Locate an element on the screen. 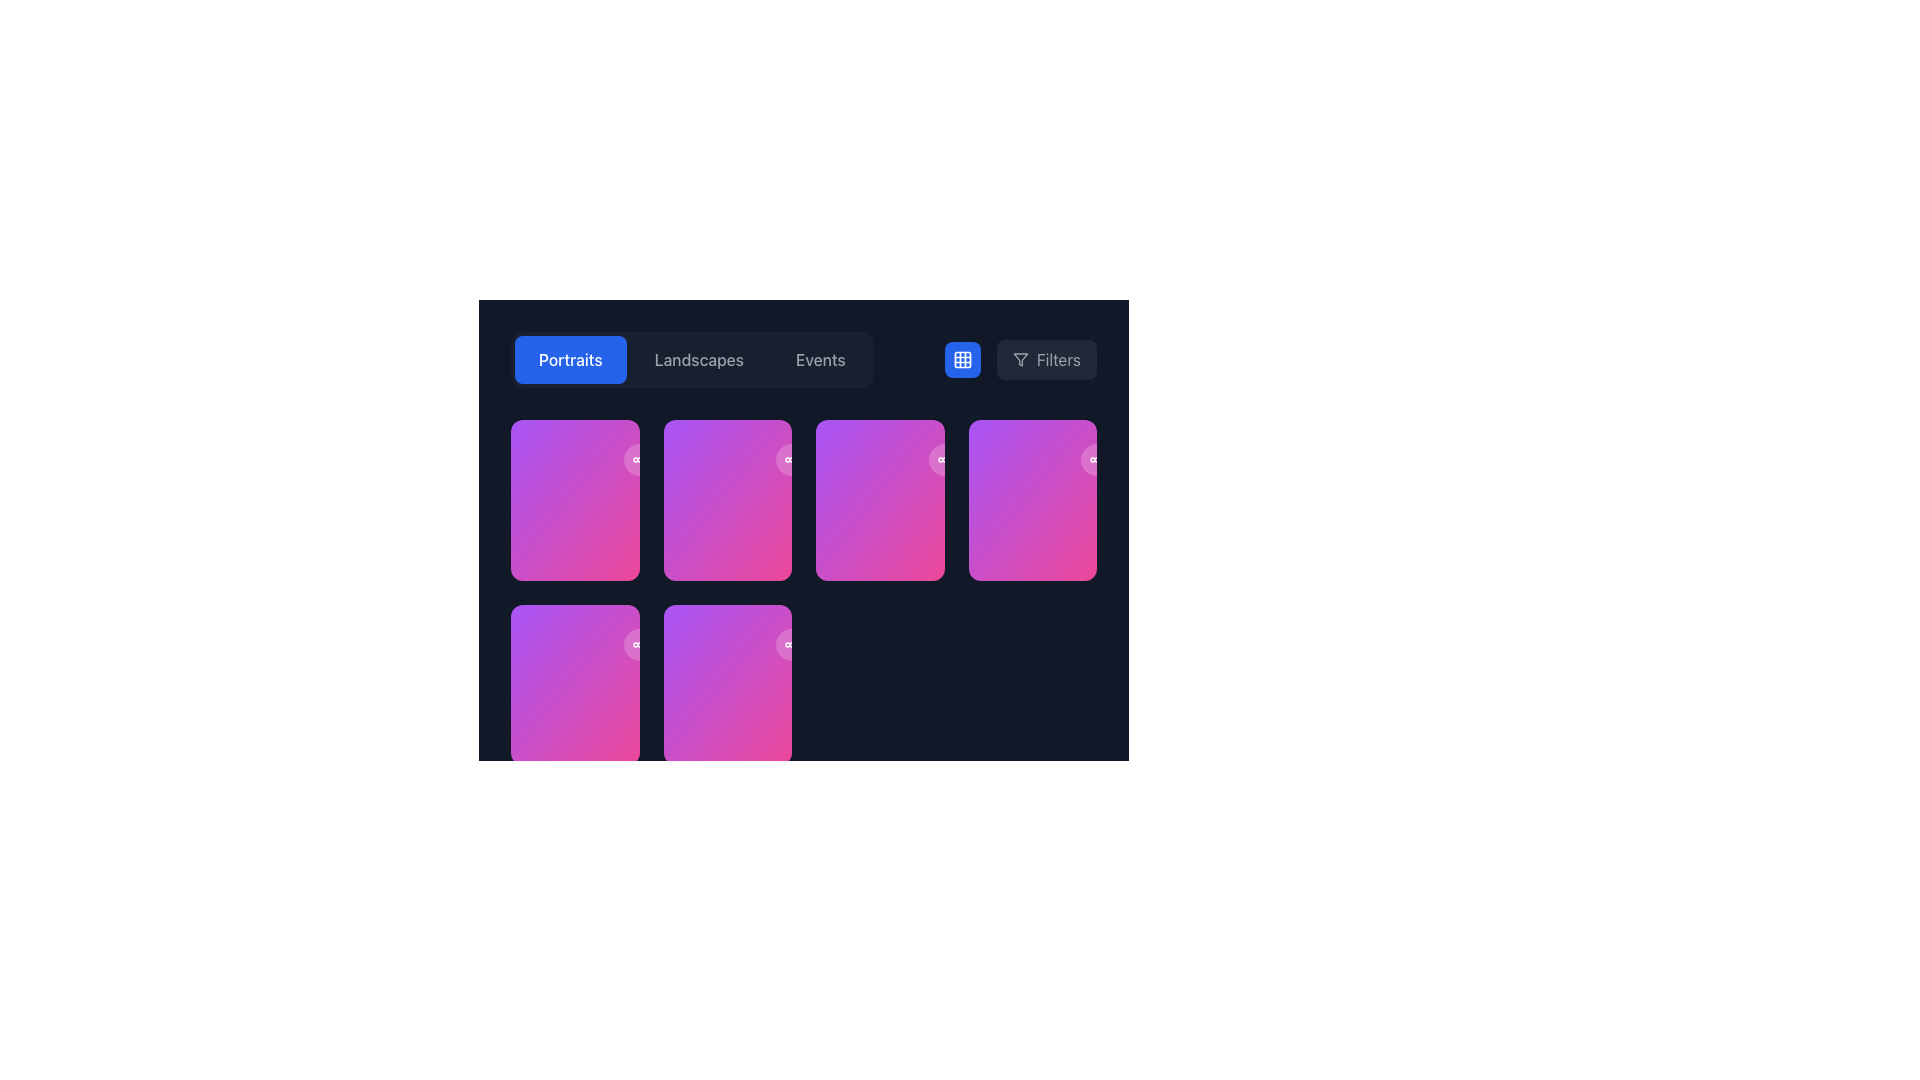  the sharing button in the top-right corner of the card with a translucent circular background is located at coordinates (1112, 455).